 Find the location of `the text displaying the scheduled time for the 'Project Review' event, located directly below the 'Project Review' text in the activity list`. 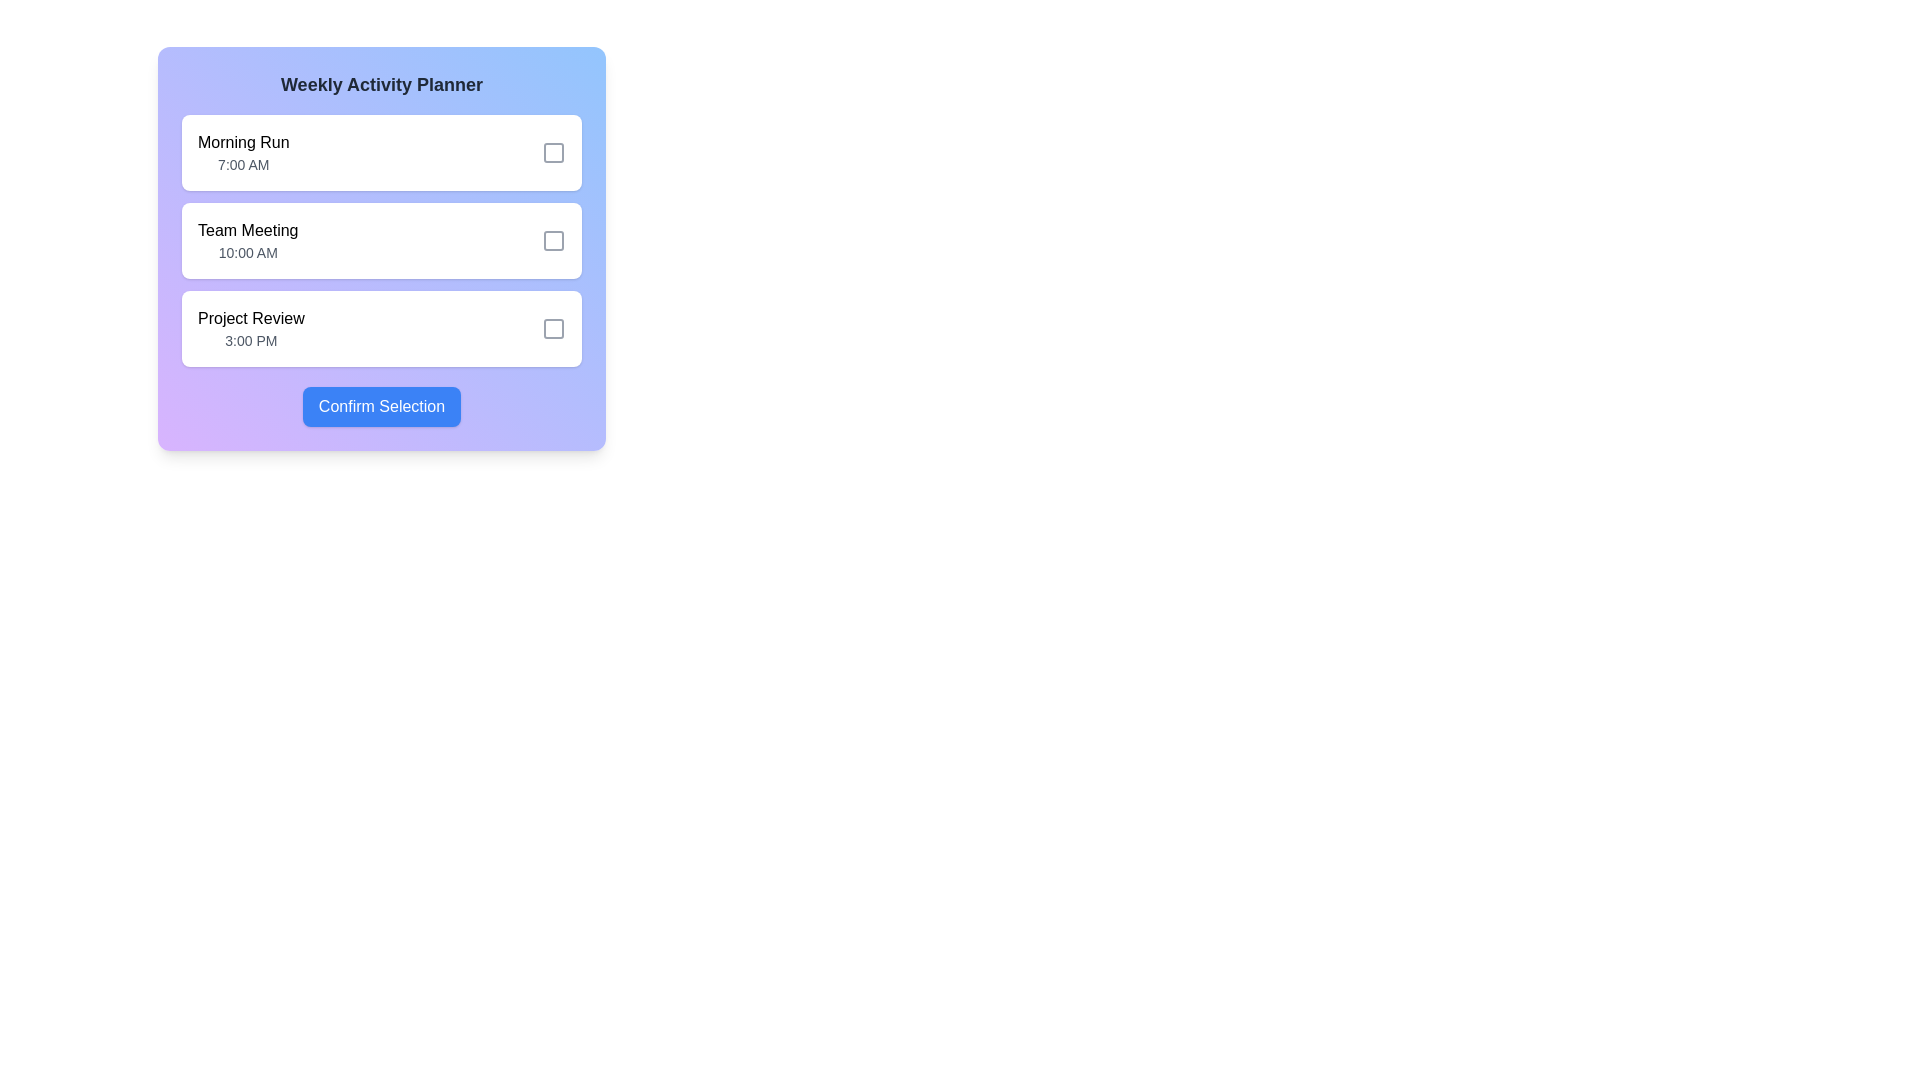

the text displaying the scheduled time for the 'Project Review' event, located directly below the 'Project Review' text in the activity list is located at coordinates (250, 339).